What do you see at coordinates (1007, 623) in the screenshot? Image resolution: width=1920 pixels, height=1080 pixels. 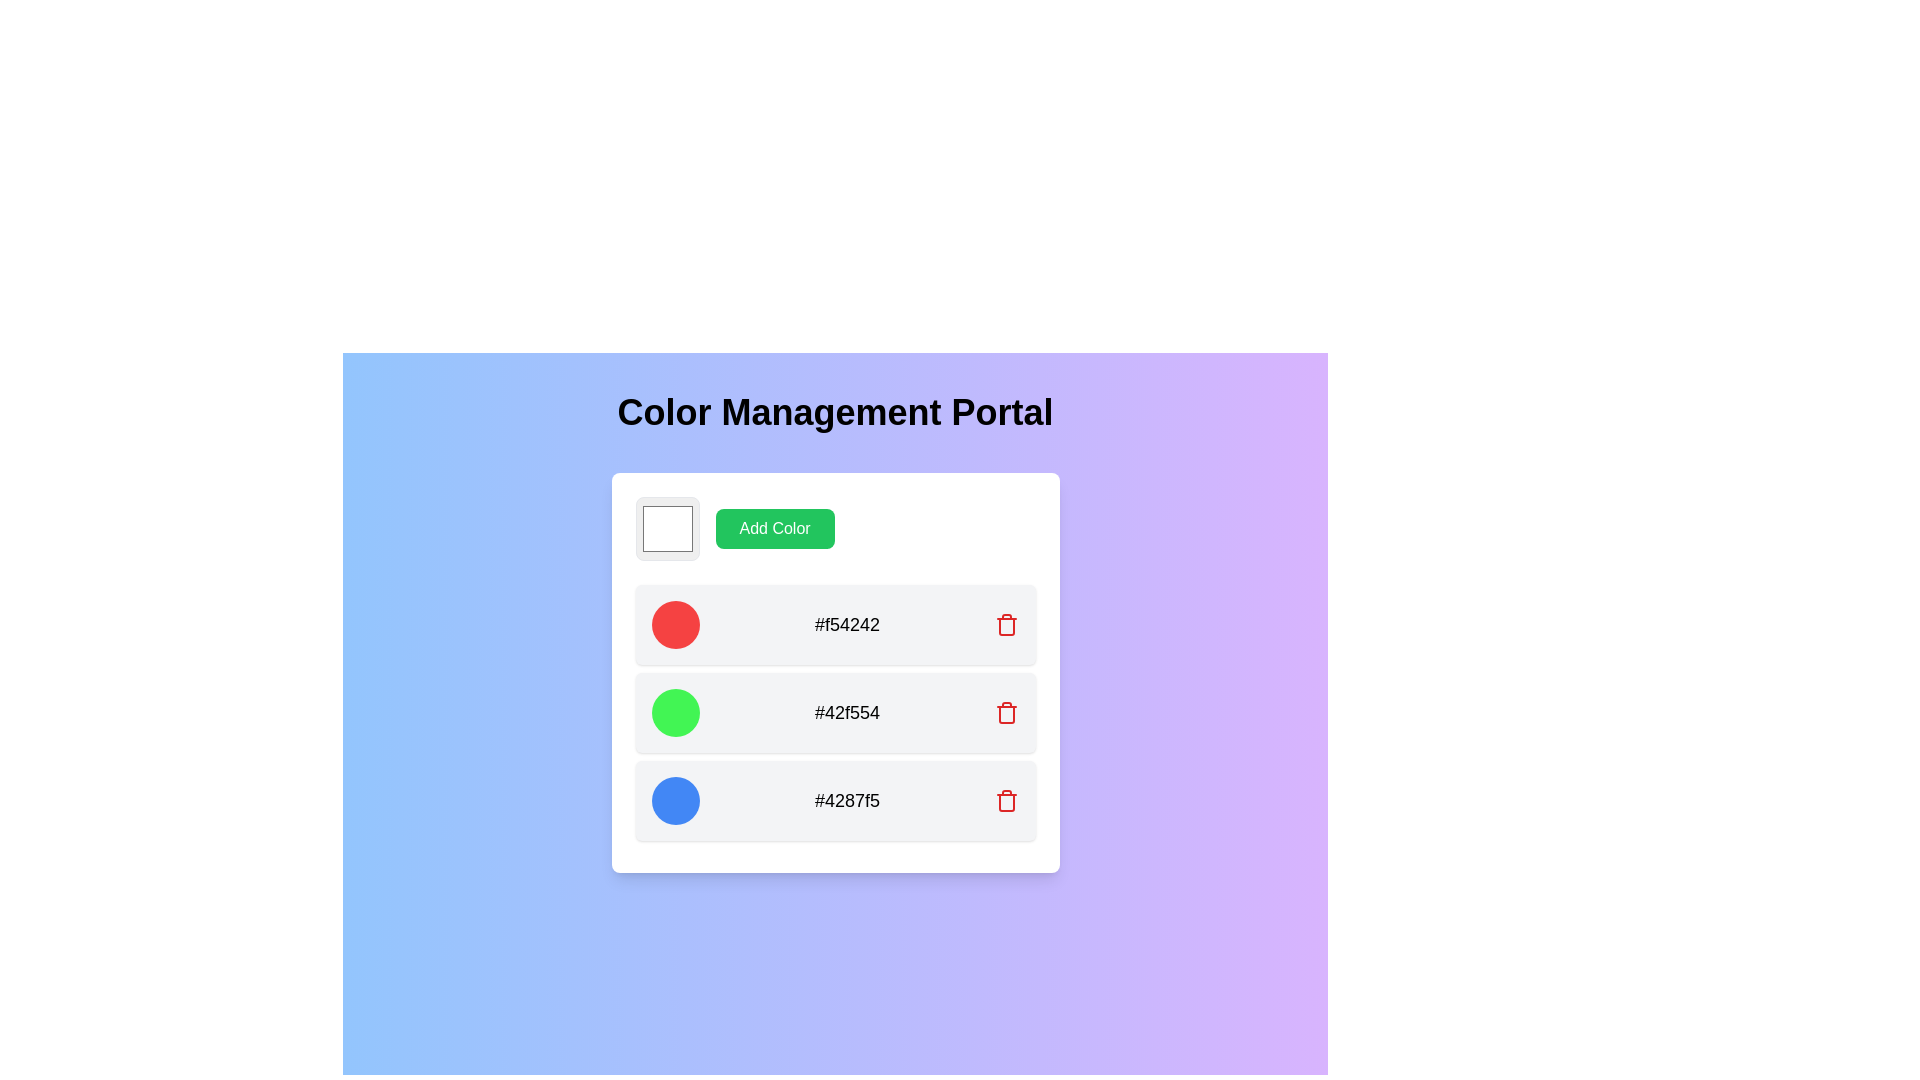 I see `the red trash bin icon button to observe the color change, which indicates a delete action and is located adjacent to the hexadecimal color code '#f54242' in the first row of the list item interface` at bounding box center [1007, 623].